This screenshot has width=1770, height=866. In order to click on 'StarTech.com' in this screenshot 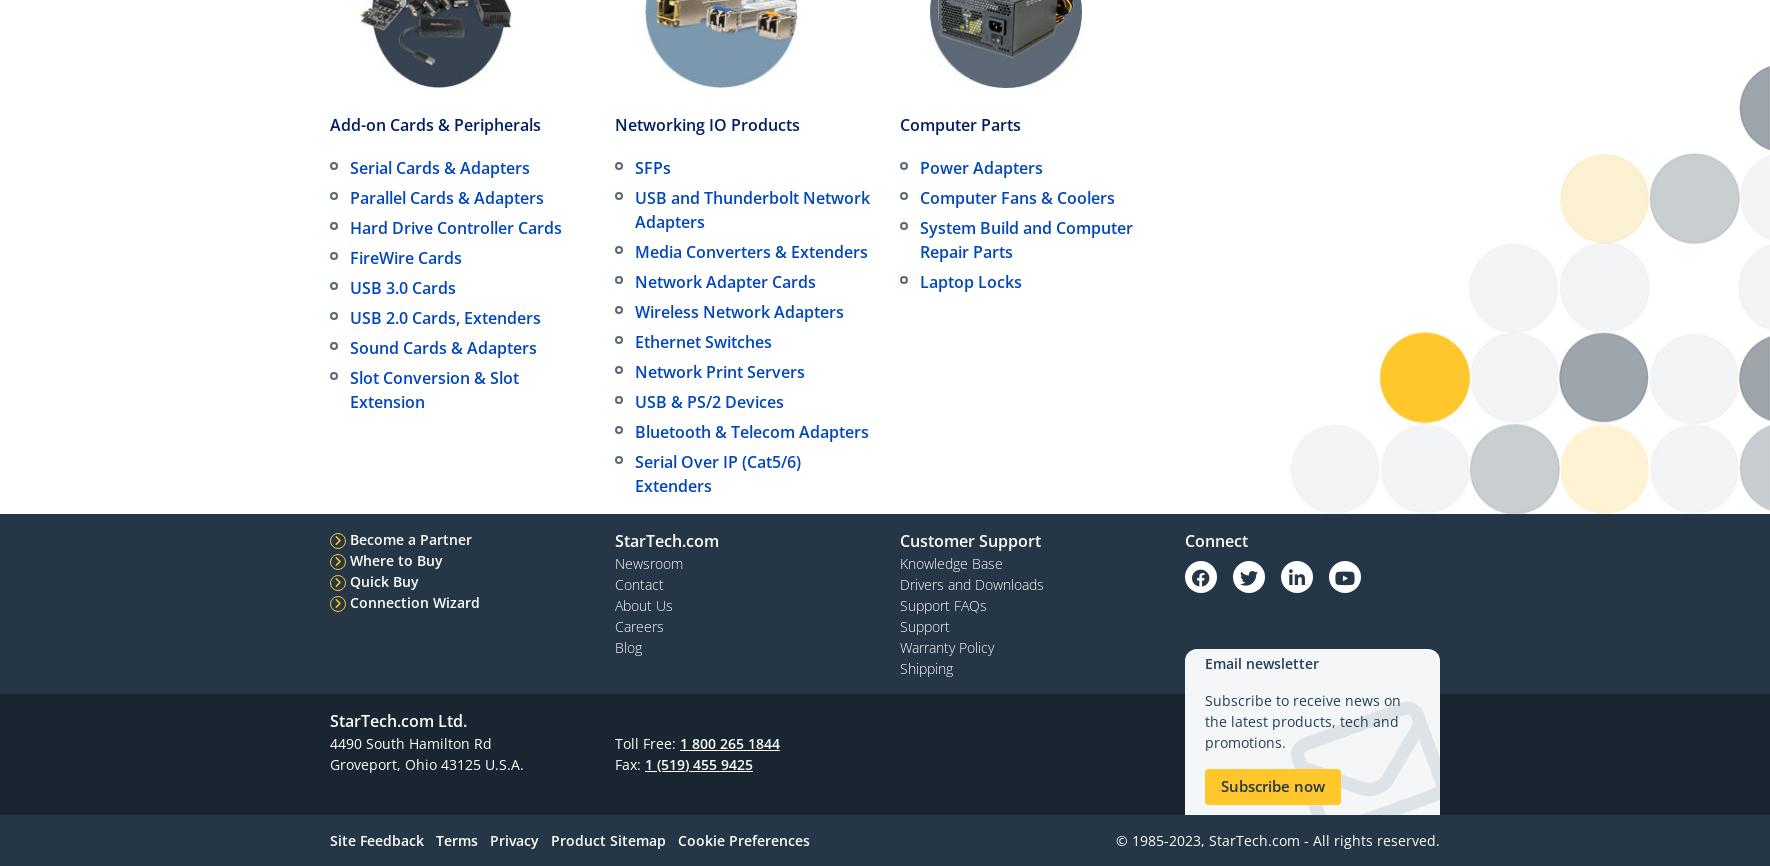, I will do `click(665, 540)`.